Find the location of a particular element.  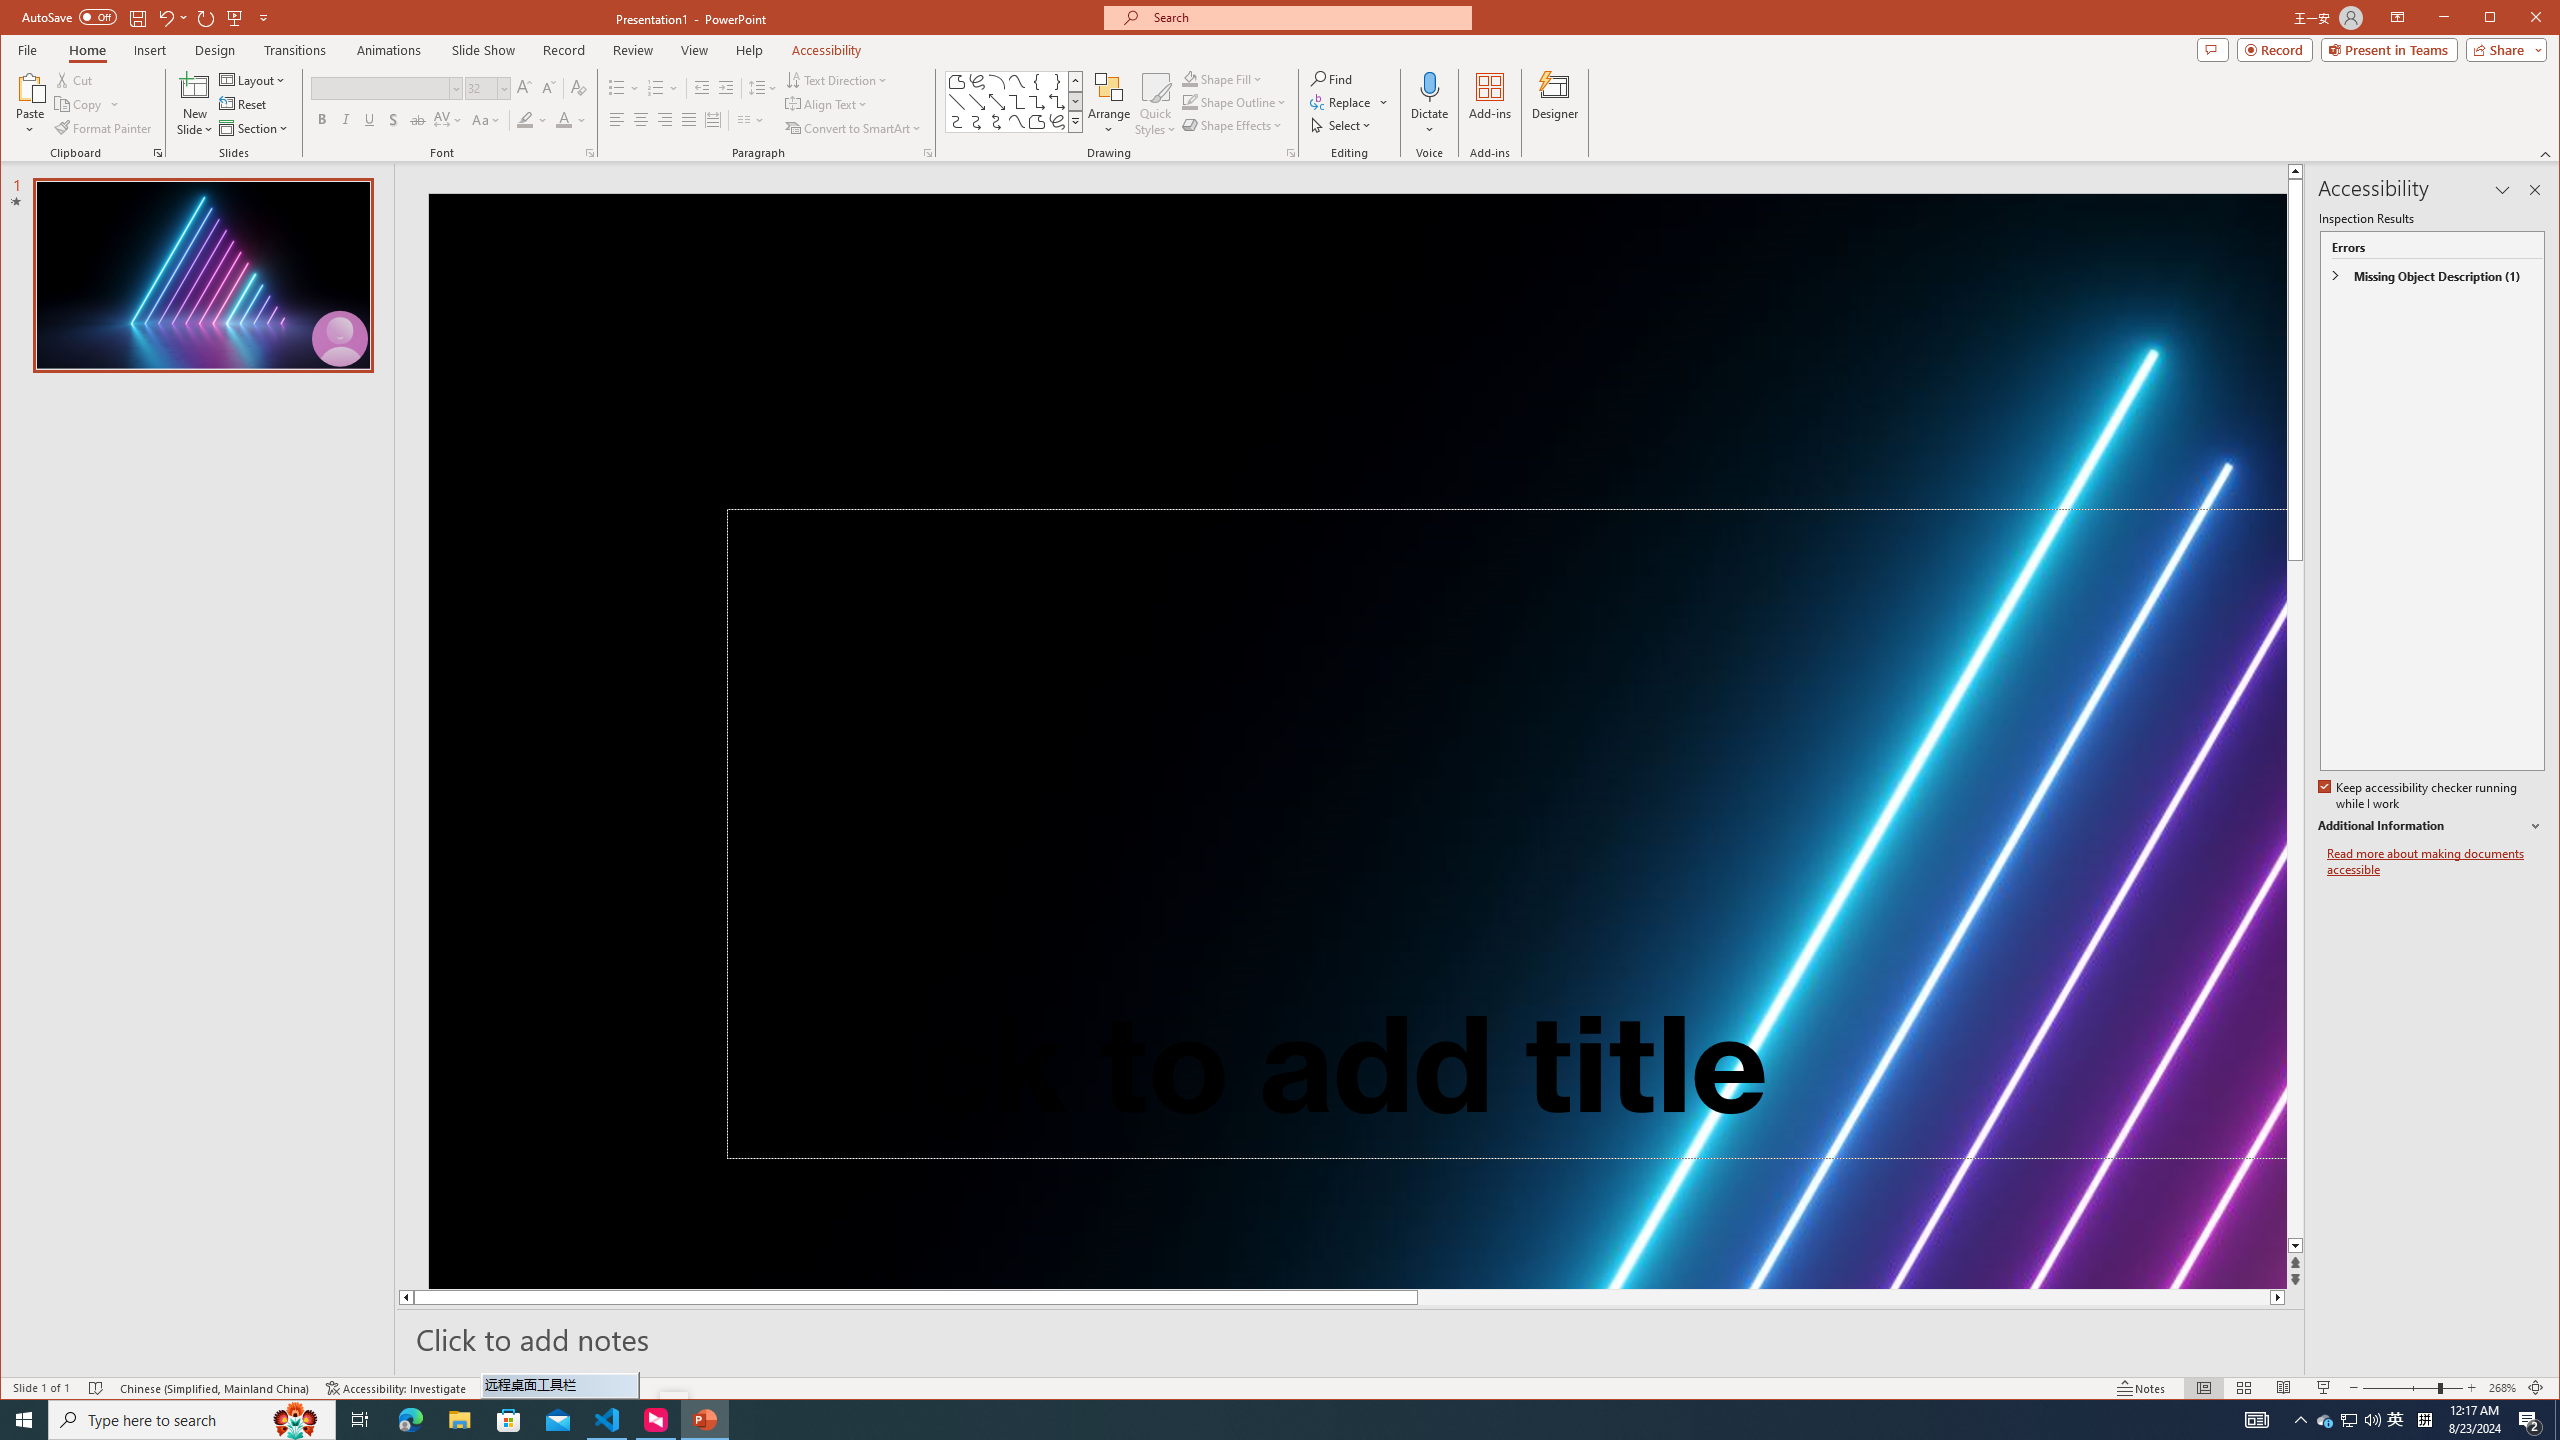

'Connector: Curved Arrow' is located at coordinates (977, 122).